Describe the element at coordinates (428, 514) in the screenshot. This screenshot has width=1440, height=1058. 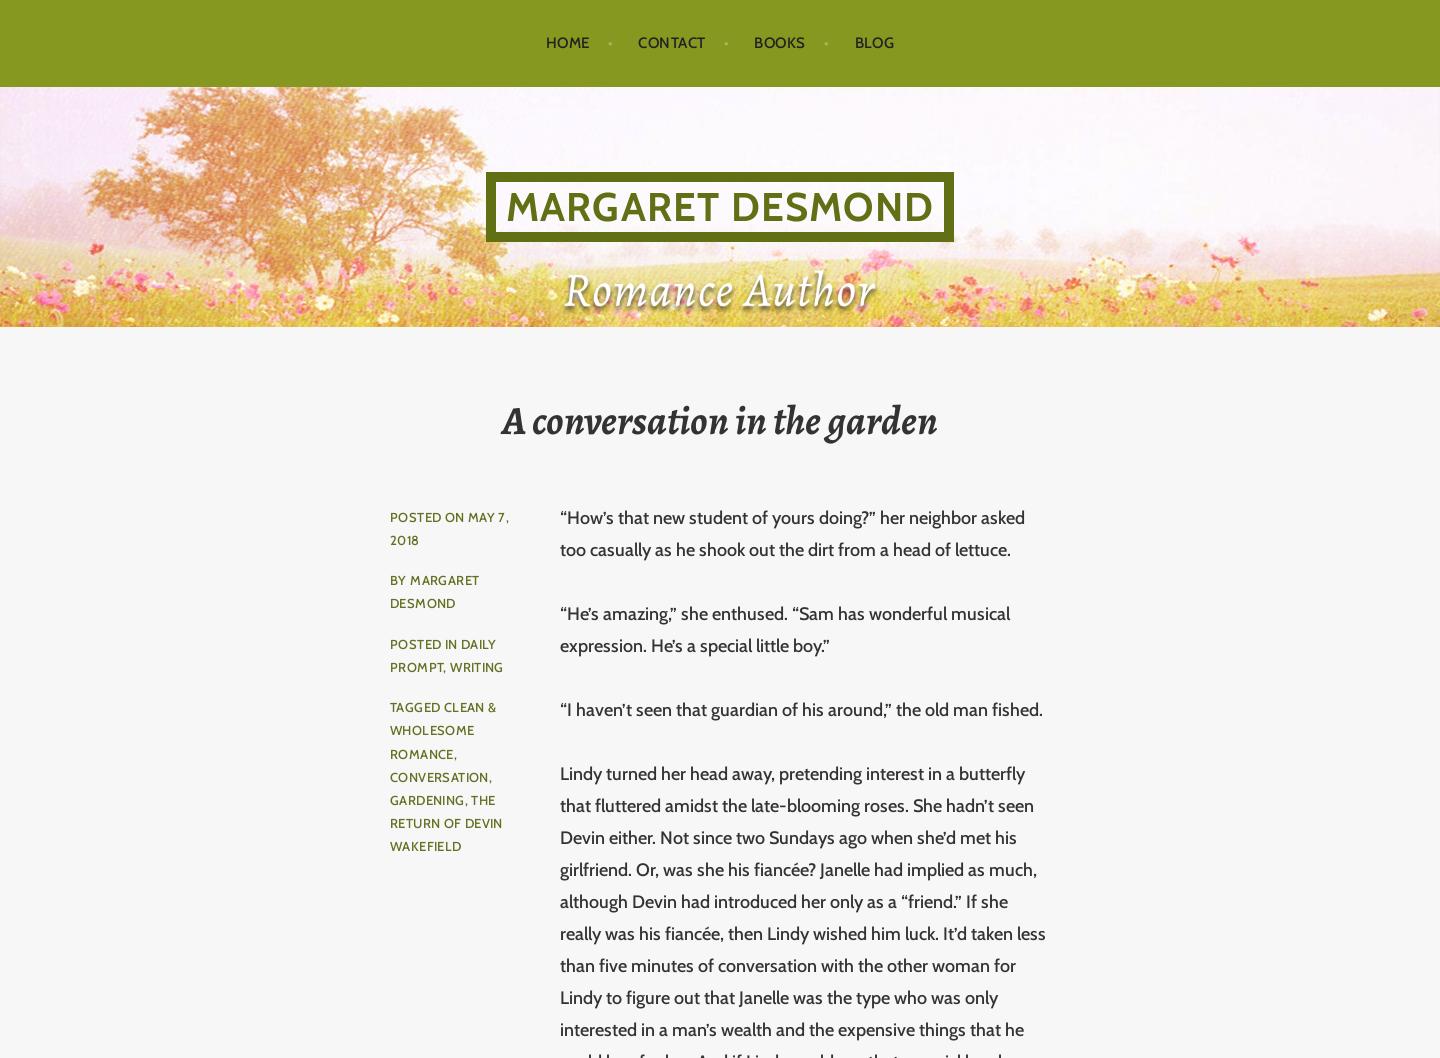
I see `'Posted on'` at that location.